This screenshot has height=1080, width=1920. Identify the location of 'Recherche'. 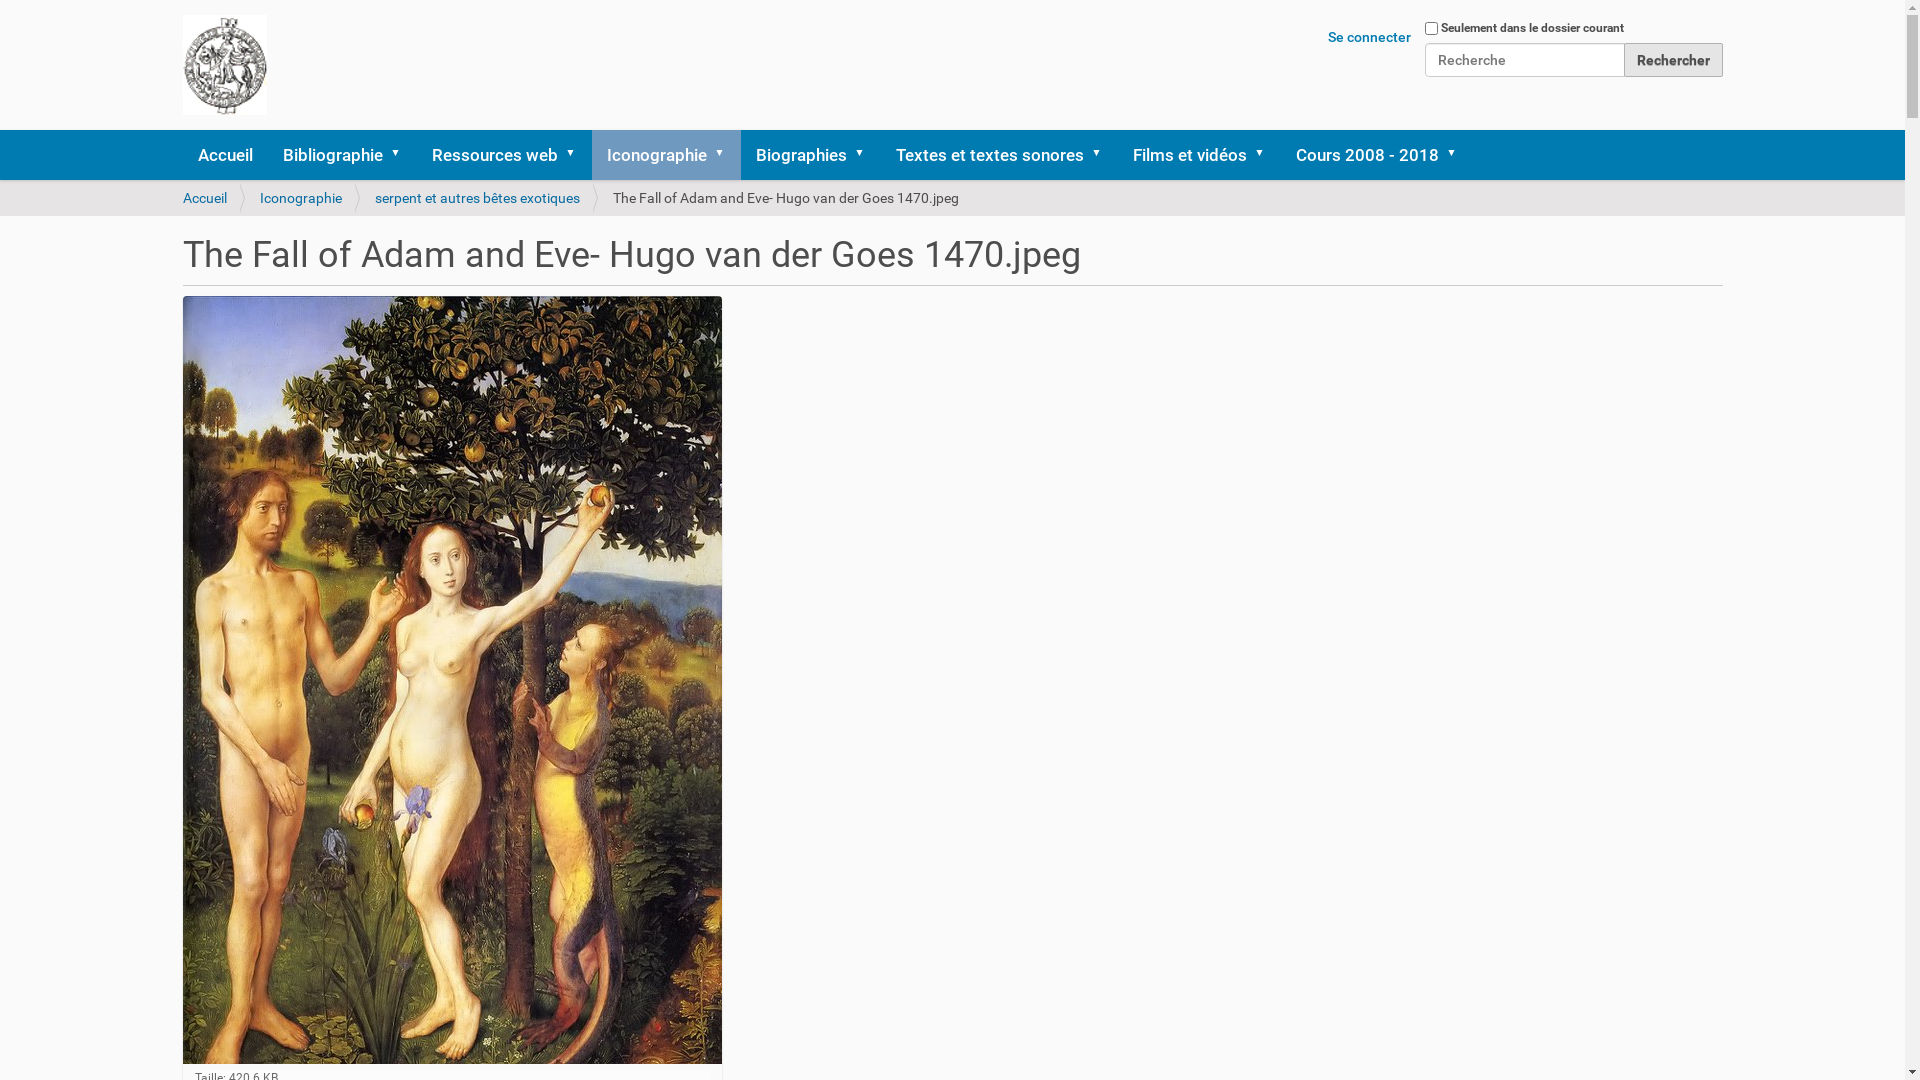
(1522, 59).